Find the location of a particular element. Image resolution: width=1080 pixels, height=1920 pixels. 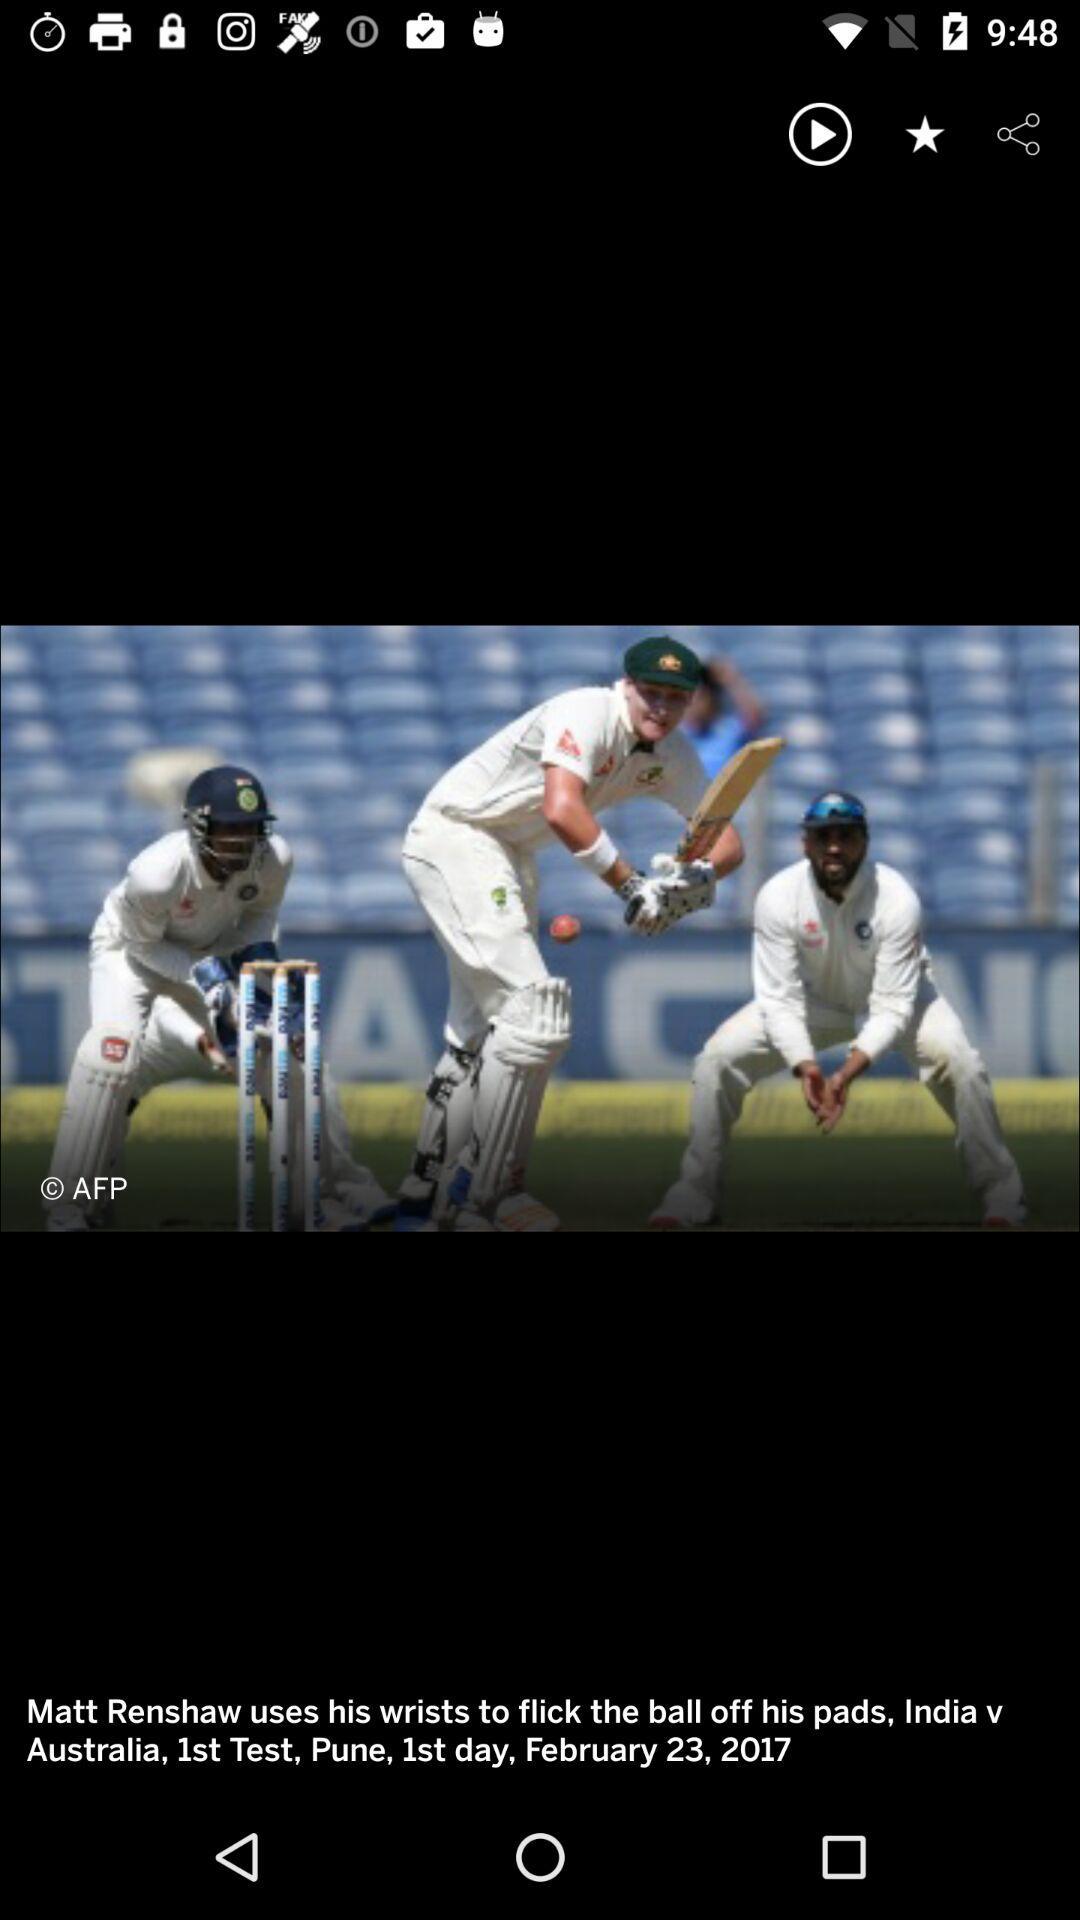

share photograph is located at coordinates (1018, 133).